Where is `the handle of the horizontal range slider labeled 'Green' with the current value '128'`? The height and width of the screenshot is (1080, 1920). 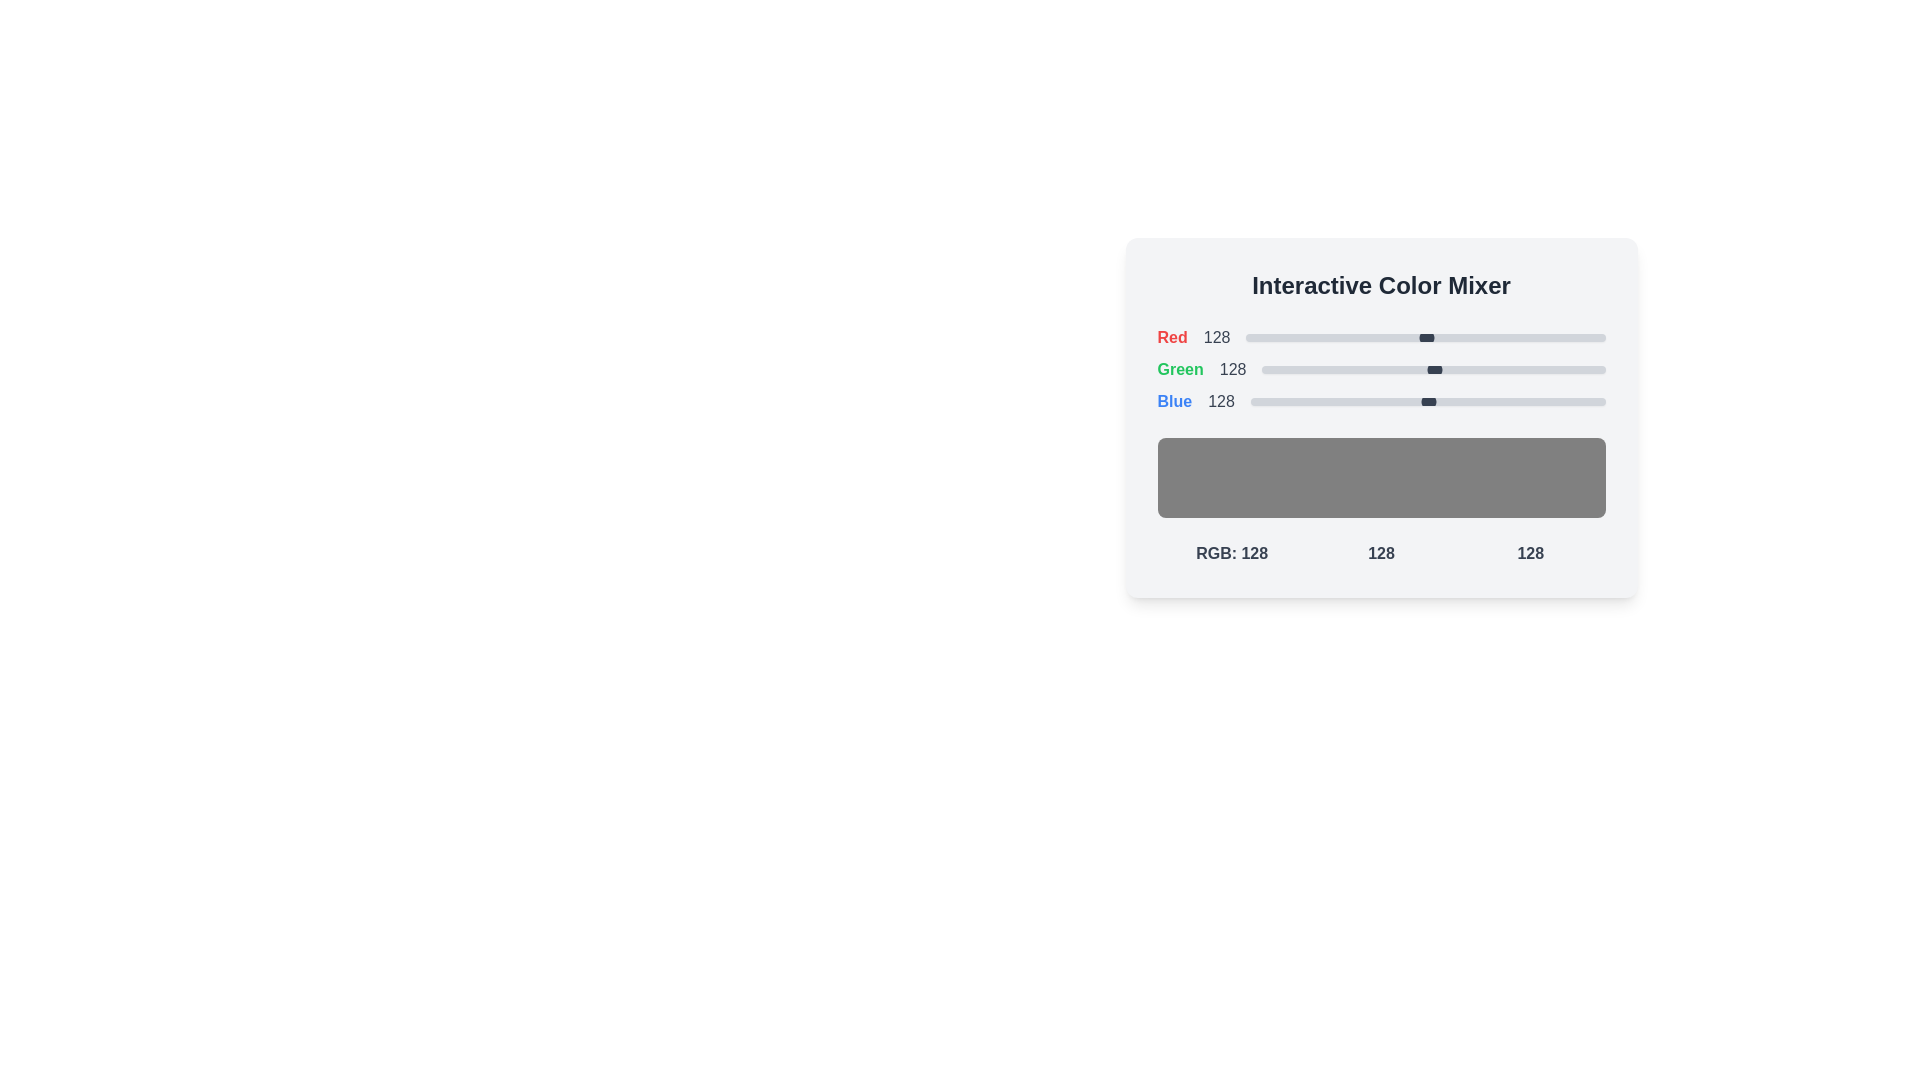 the handle of the horizontal range slider labeled 'Green' with the current value '128' is located at coordinates (1433, 370).